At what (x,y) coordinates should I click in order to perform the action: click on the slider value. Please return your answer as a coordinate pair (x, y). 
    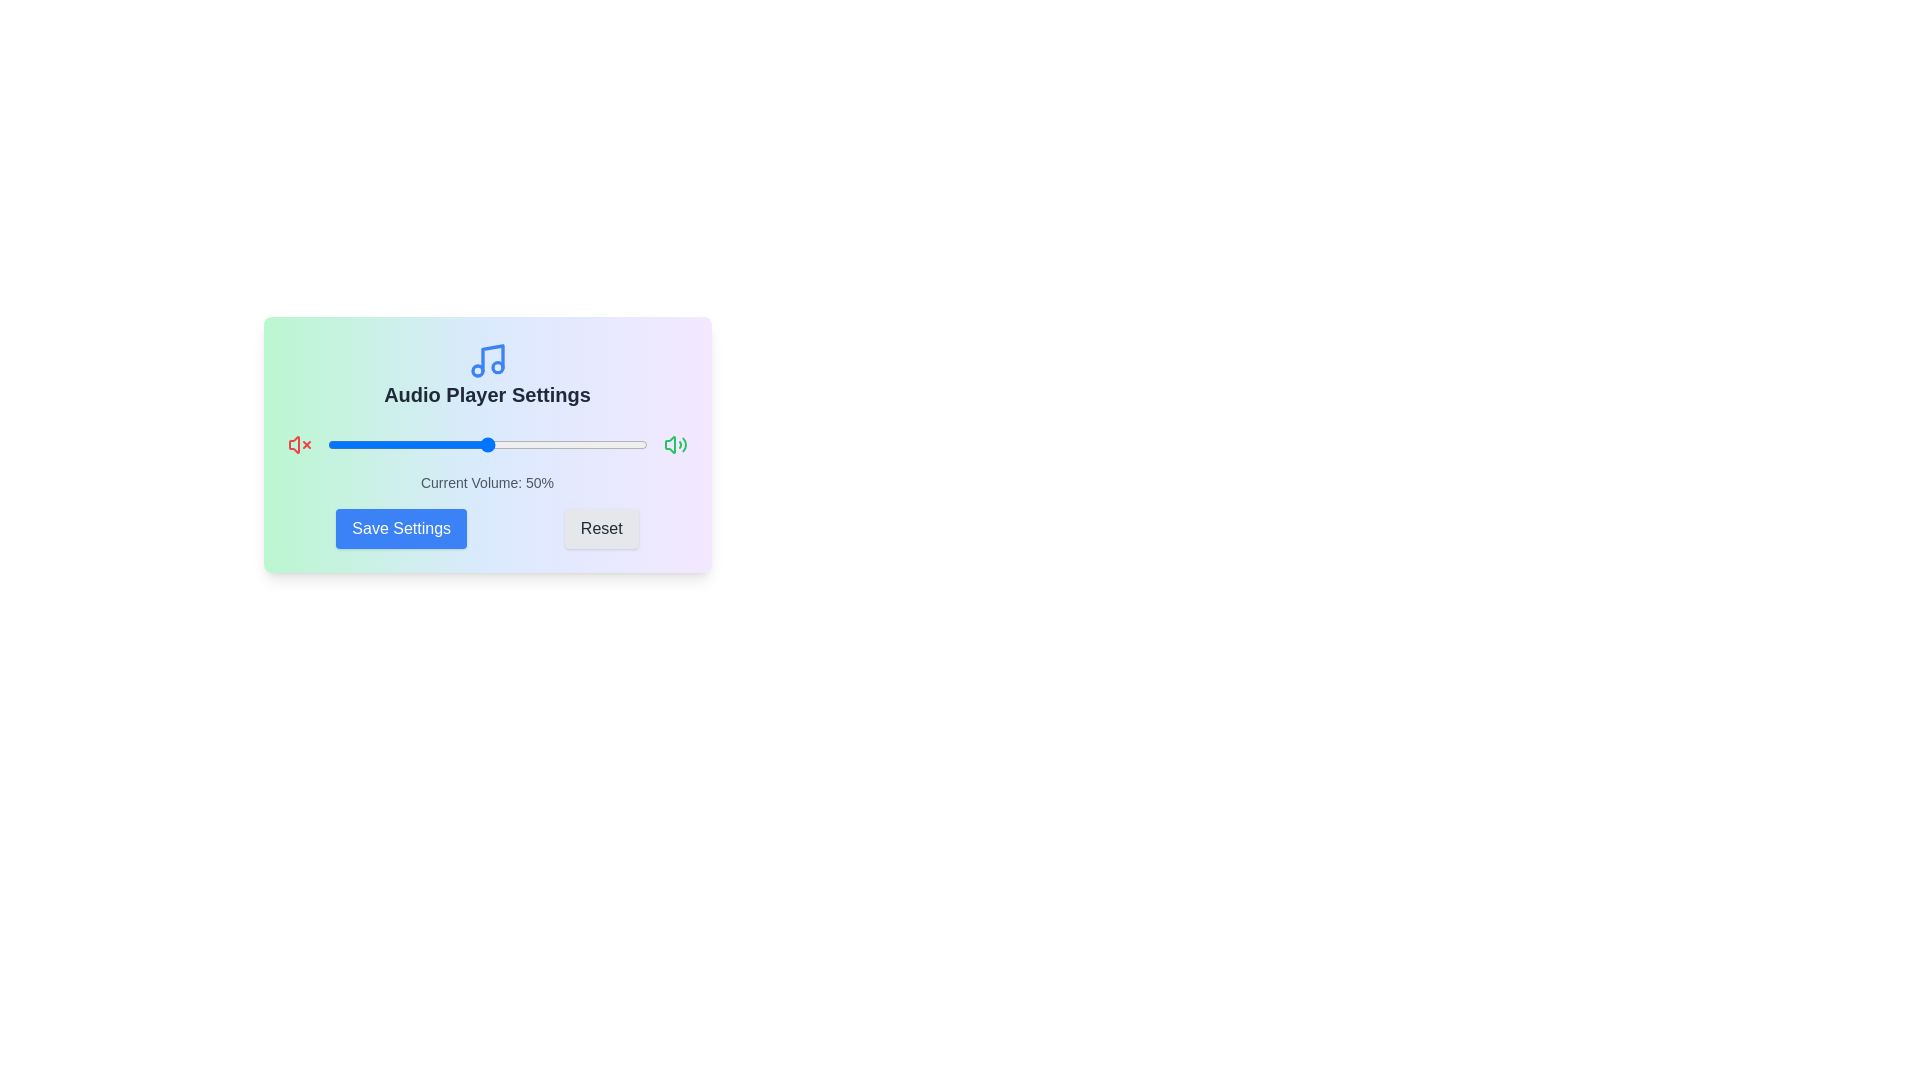
    Looking at the image, I should click on (451, 443).